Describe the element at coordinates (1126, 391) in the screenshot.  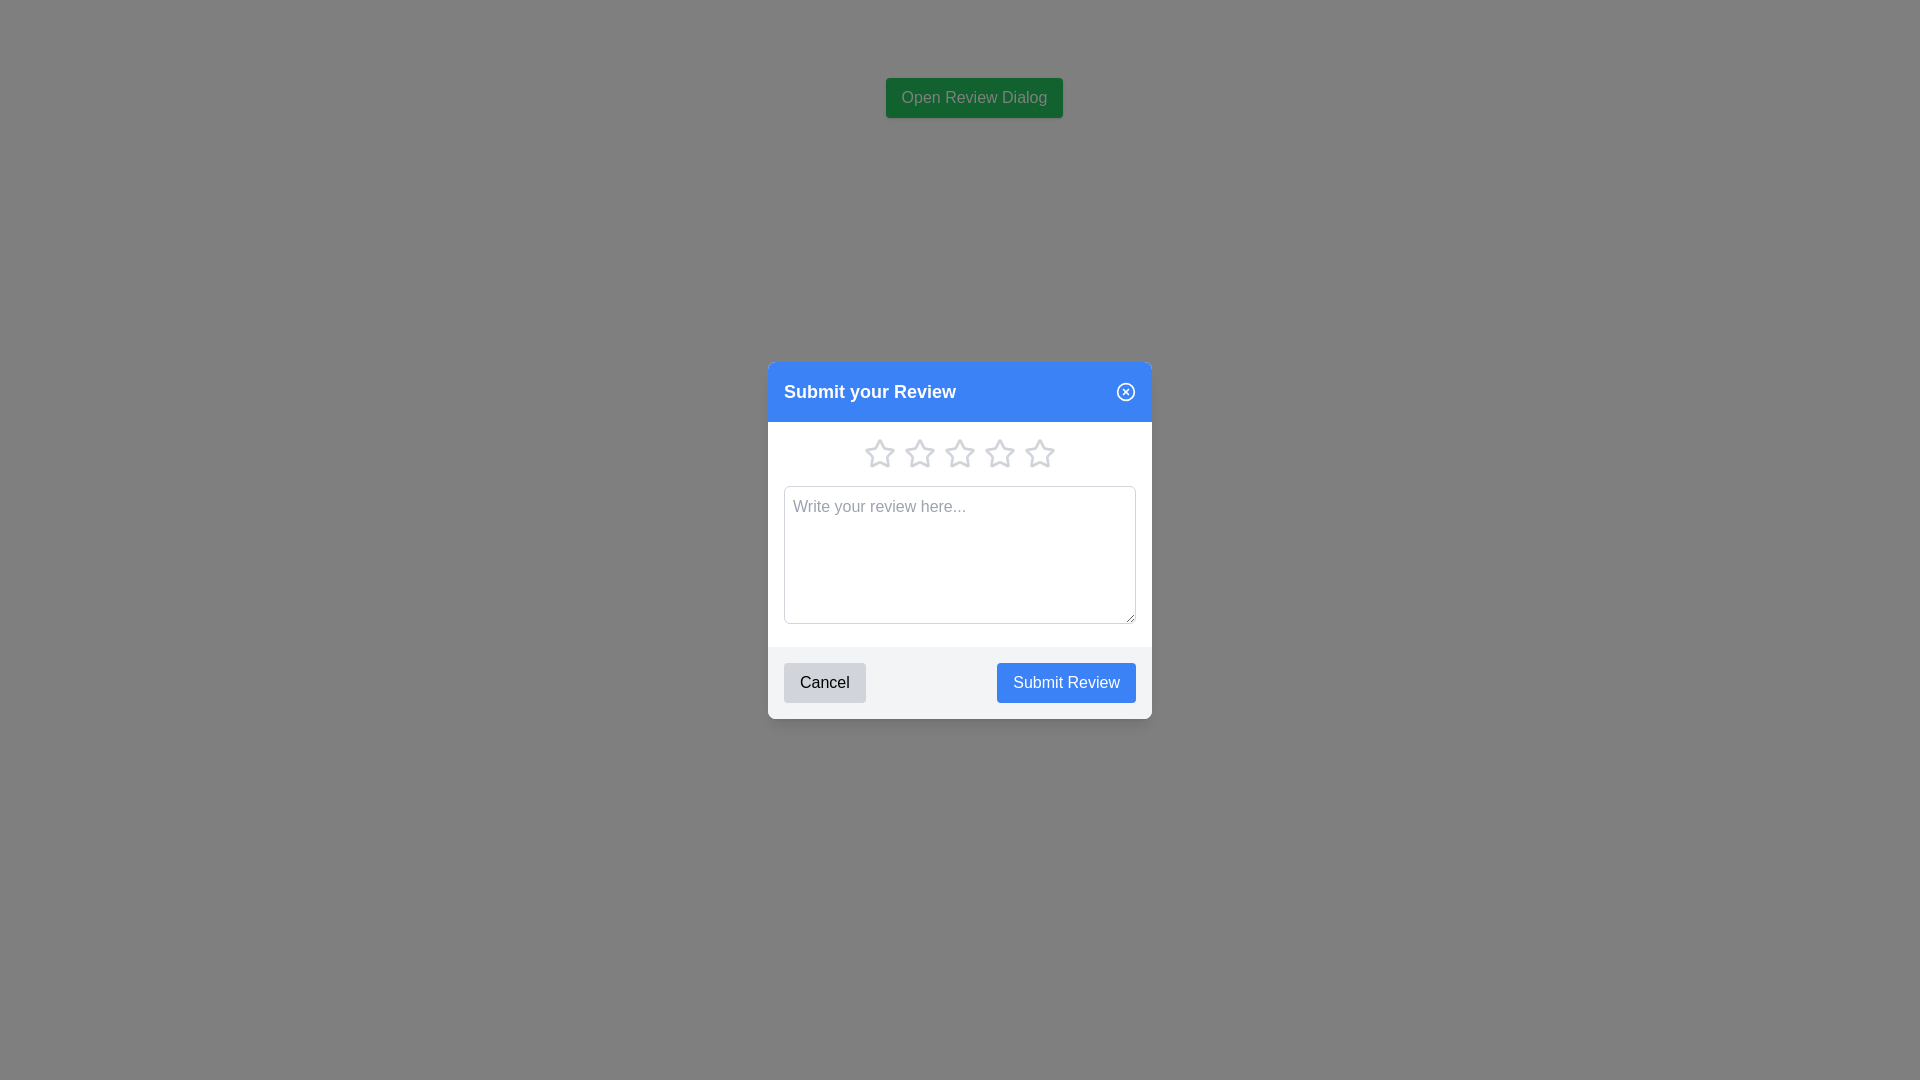
I see `the circular close button with a cross symbol, highlighted in red, located in the top-right corner of the 'Submit your Review' dialog` at that location.